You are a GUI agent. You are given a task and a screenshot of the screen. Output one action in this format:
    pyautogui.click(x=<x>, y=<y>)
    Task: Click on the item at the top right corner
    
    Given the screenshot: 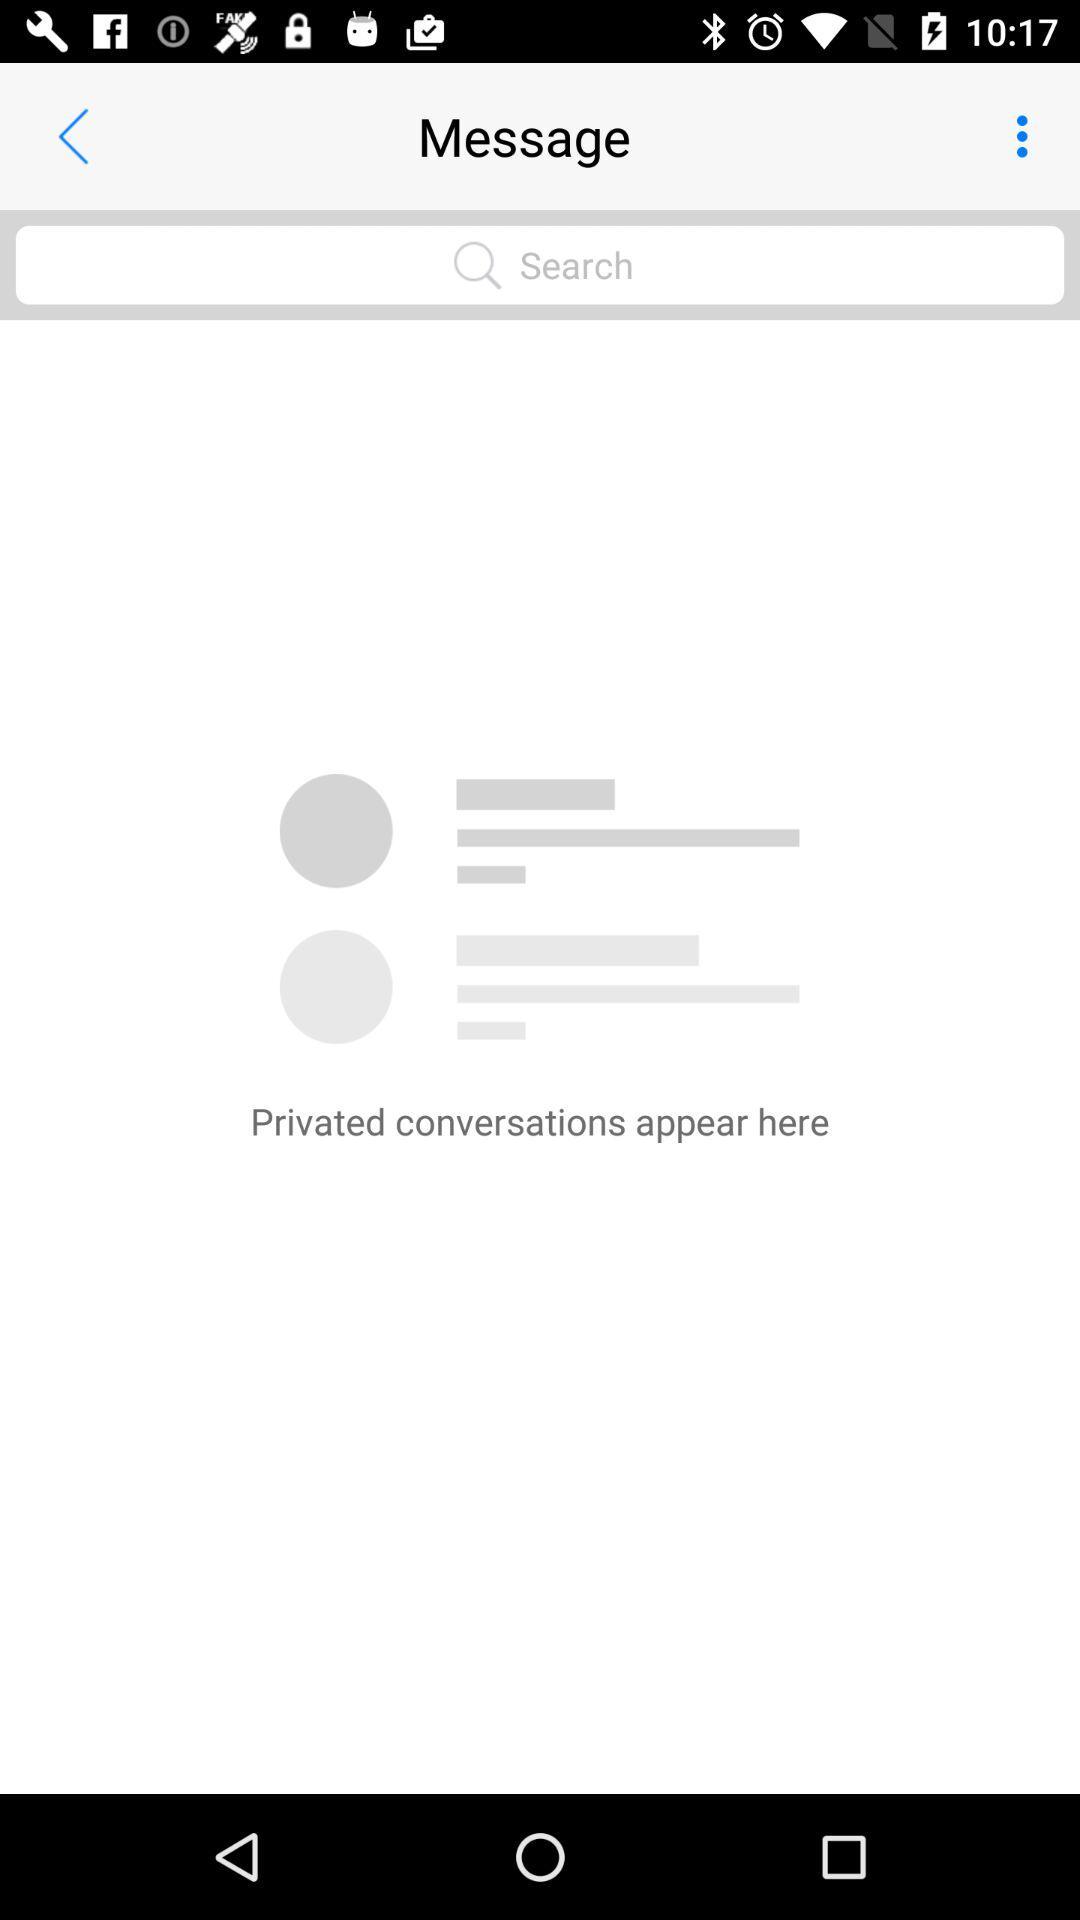 What is the action you would take?
    pyautogui.click(x=1027, y=135)
    